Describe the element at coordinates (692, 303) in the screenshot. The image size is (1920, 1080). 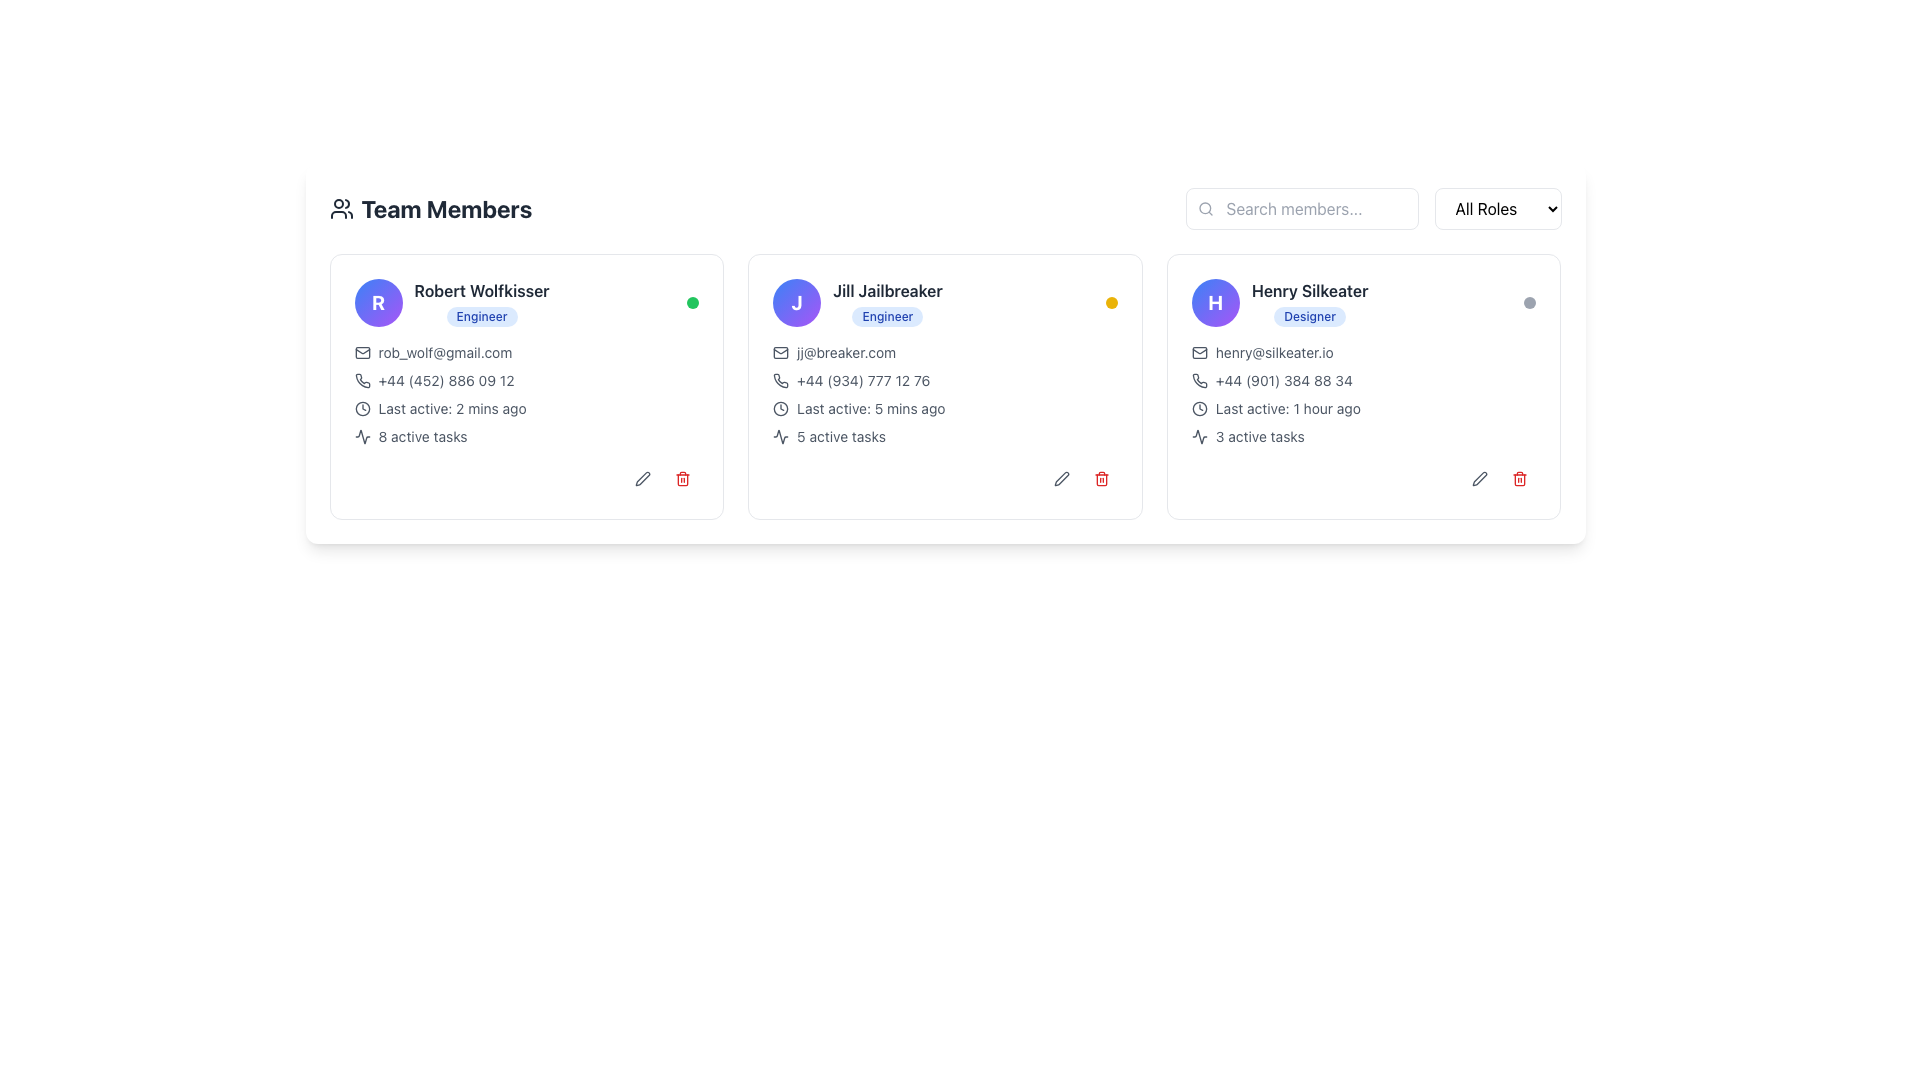
I see `the profile card titled 'Robert Wolfkisser' by clicking on the status indicator dot located in the top-right corner of the card` at that location.